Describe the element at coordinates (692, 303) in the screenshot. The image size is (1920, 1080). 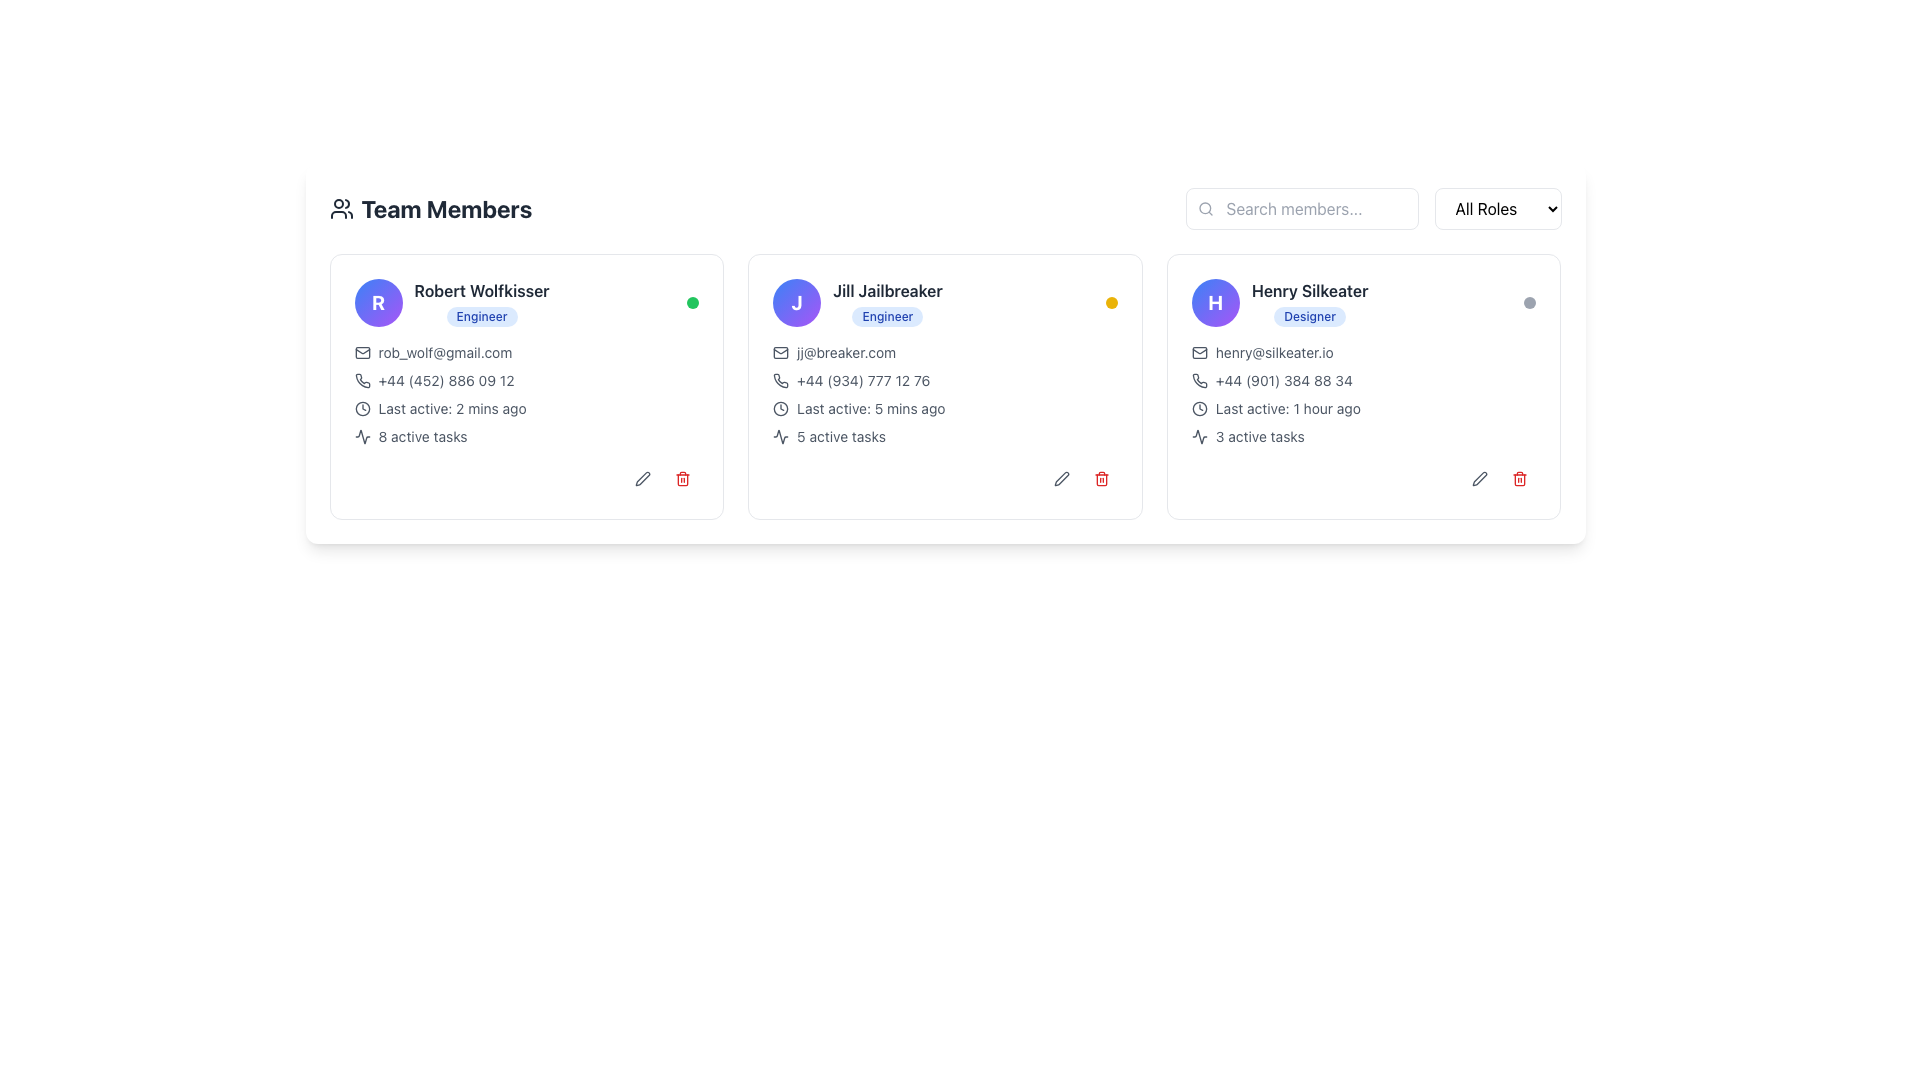
I see `the profile card titled 'Robert Wolfkisser' by clicking on the status indicator dot located in the top-right corner of the card` at that location.